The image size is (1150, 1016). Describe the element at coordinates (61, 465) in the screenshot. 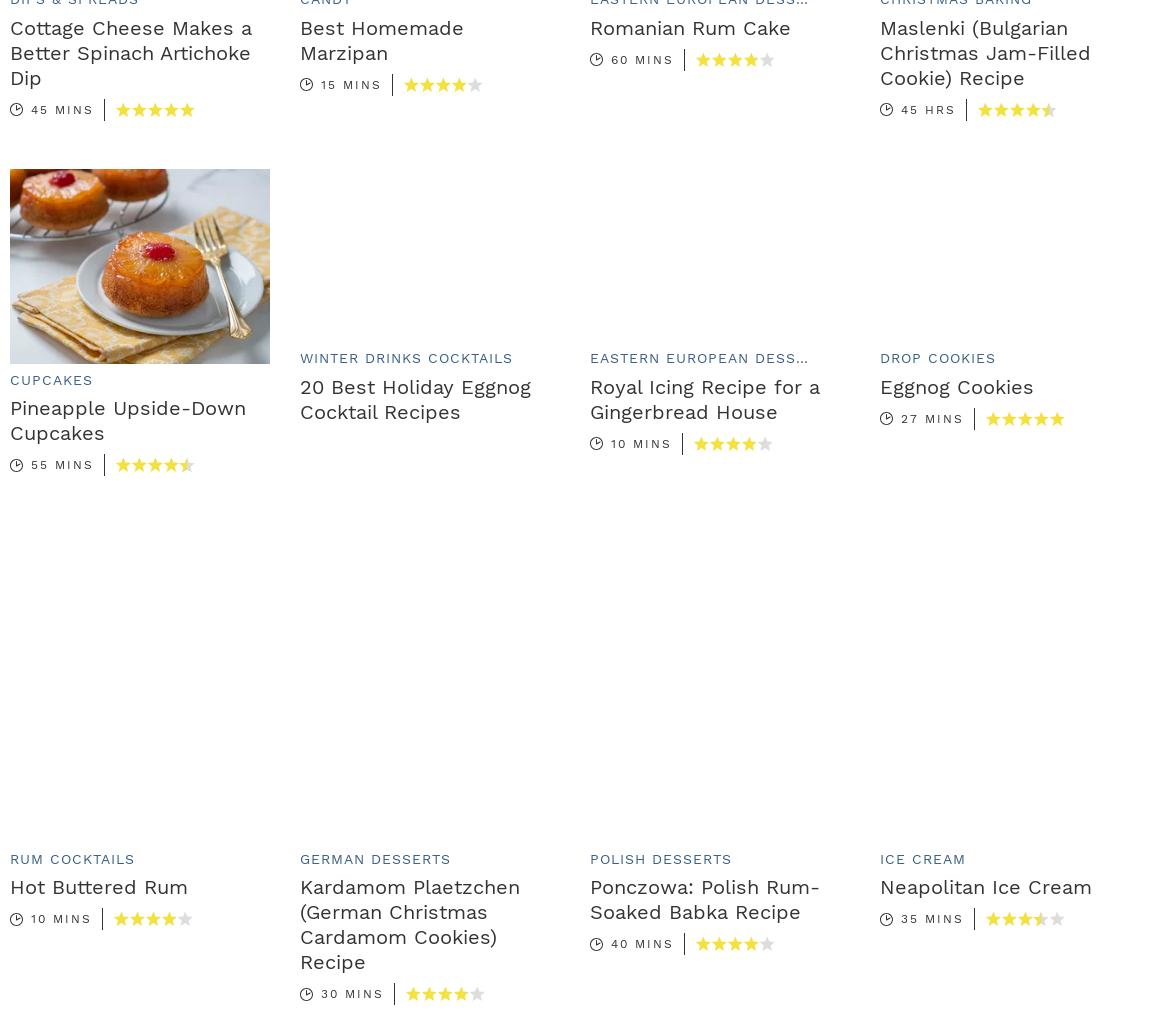

I see `'55 mins'` at that location.